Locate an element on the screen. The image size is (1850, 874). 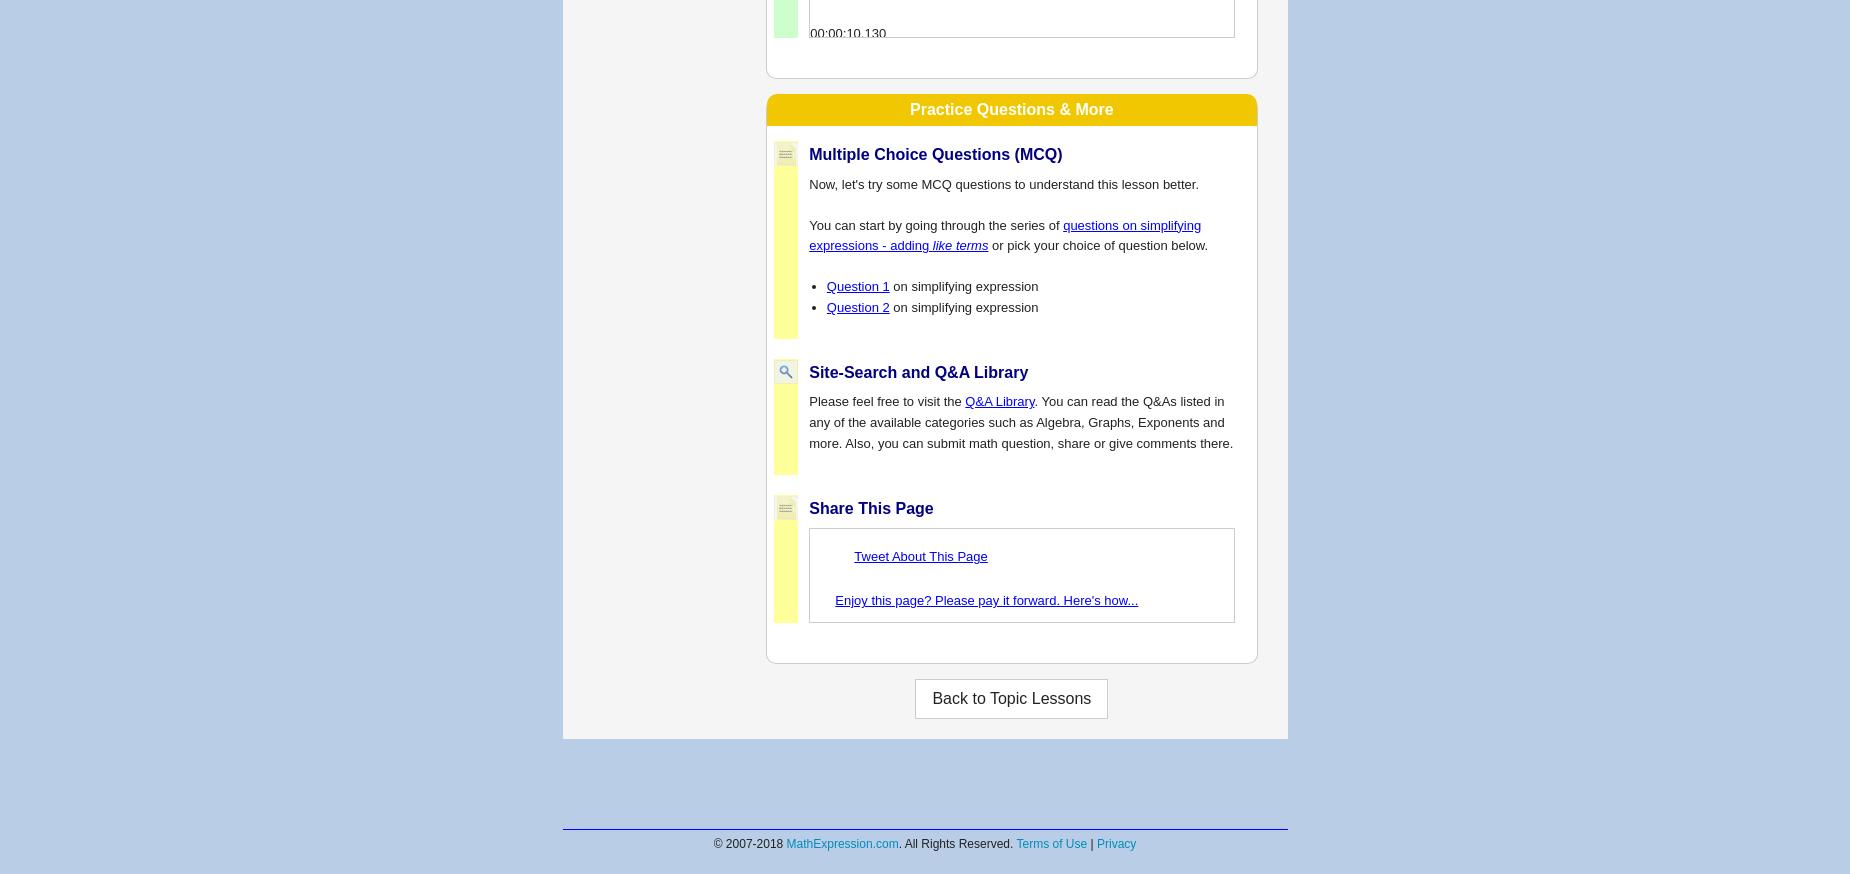
'. You can read the Q&As listed in any of the available categories such as Algebra, Graphs, Exponents and more. Also, you can submit math question, share or give comments there.' is located at coordinates (1020, 421).